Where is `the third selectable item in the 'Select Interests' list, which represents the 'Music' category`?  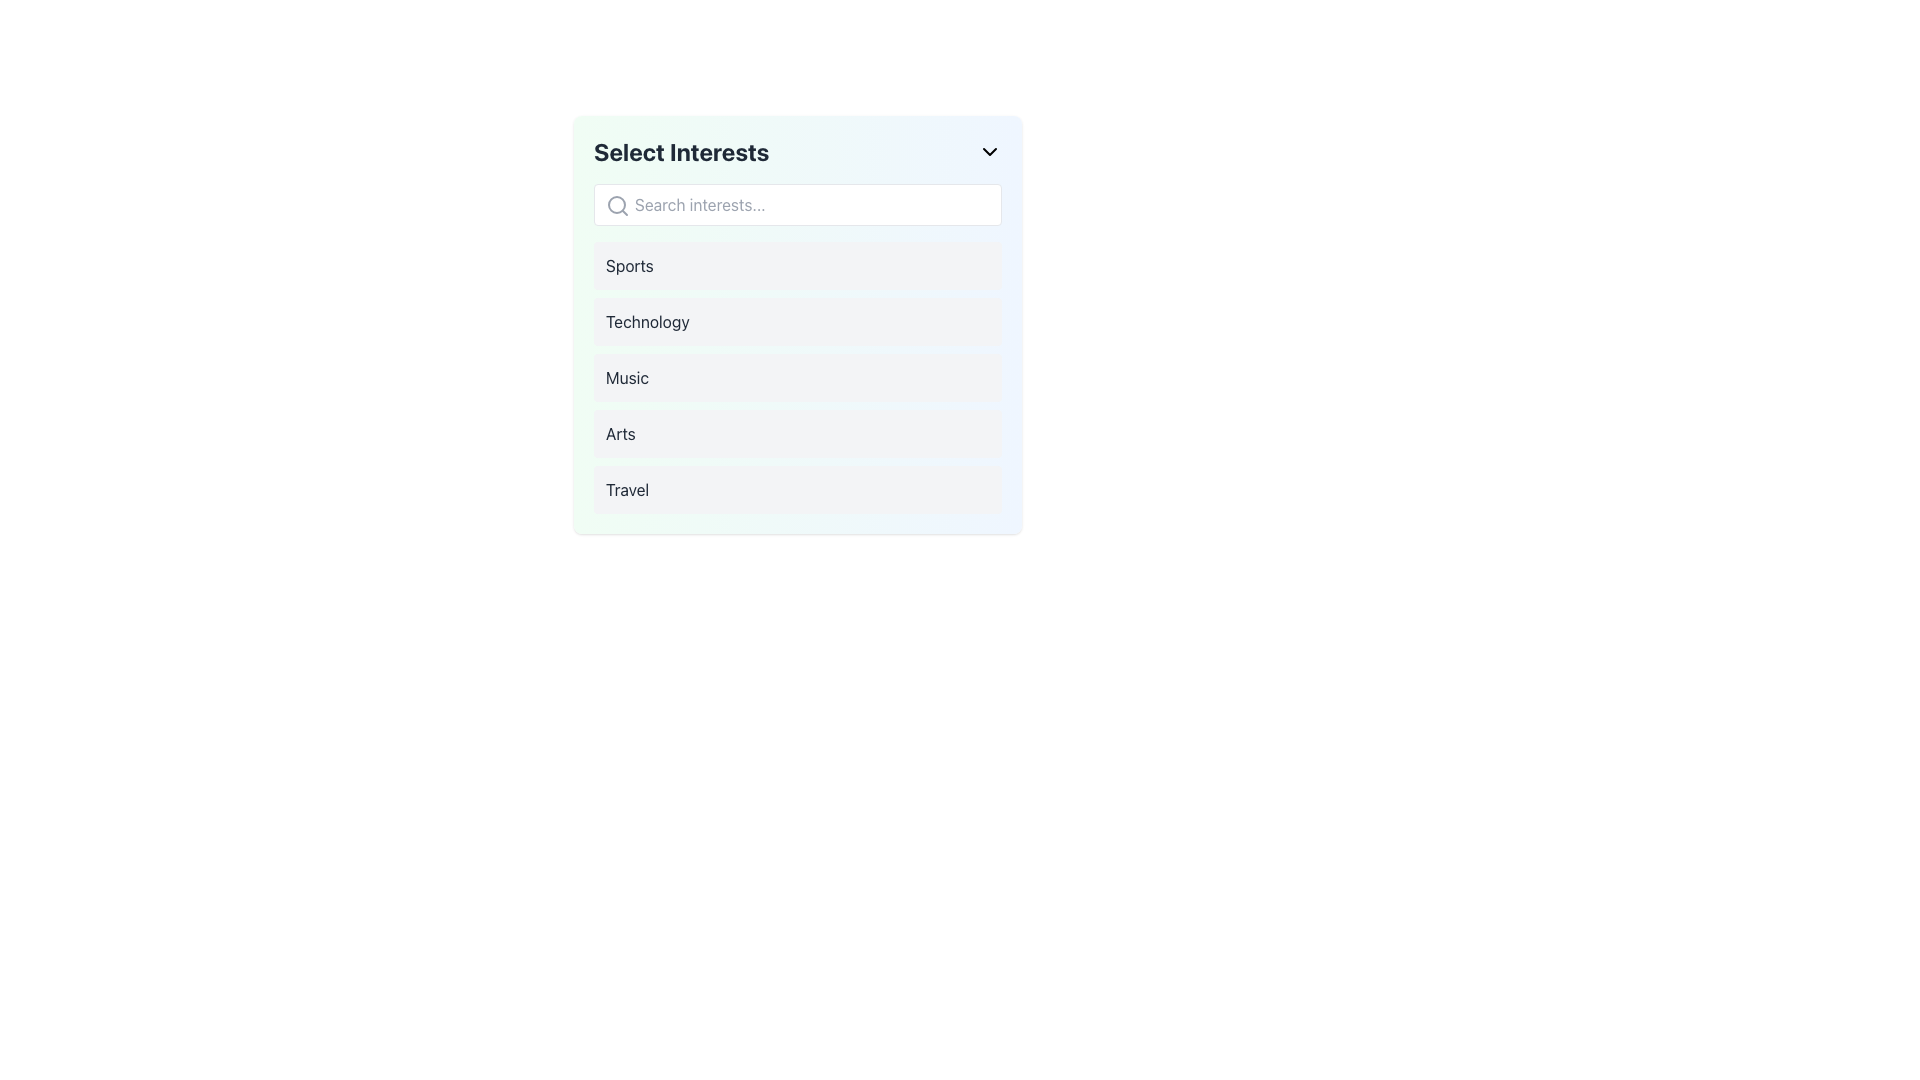 the third selectable item in the 'Select Interests' list, which represents the 'Music' category is located at coordinates (796, 378).